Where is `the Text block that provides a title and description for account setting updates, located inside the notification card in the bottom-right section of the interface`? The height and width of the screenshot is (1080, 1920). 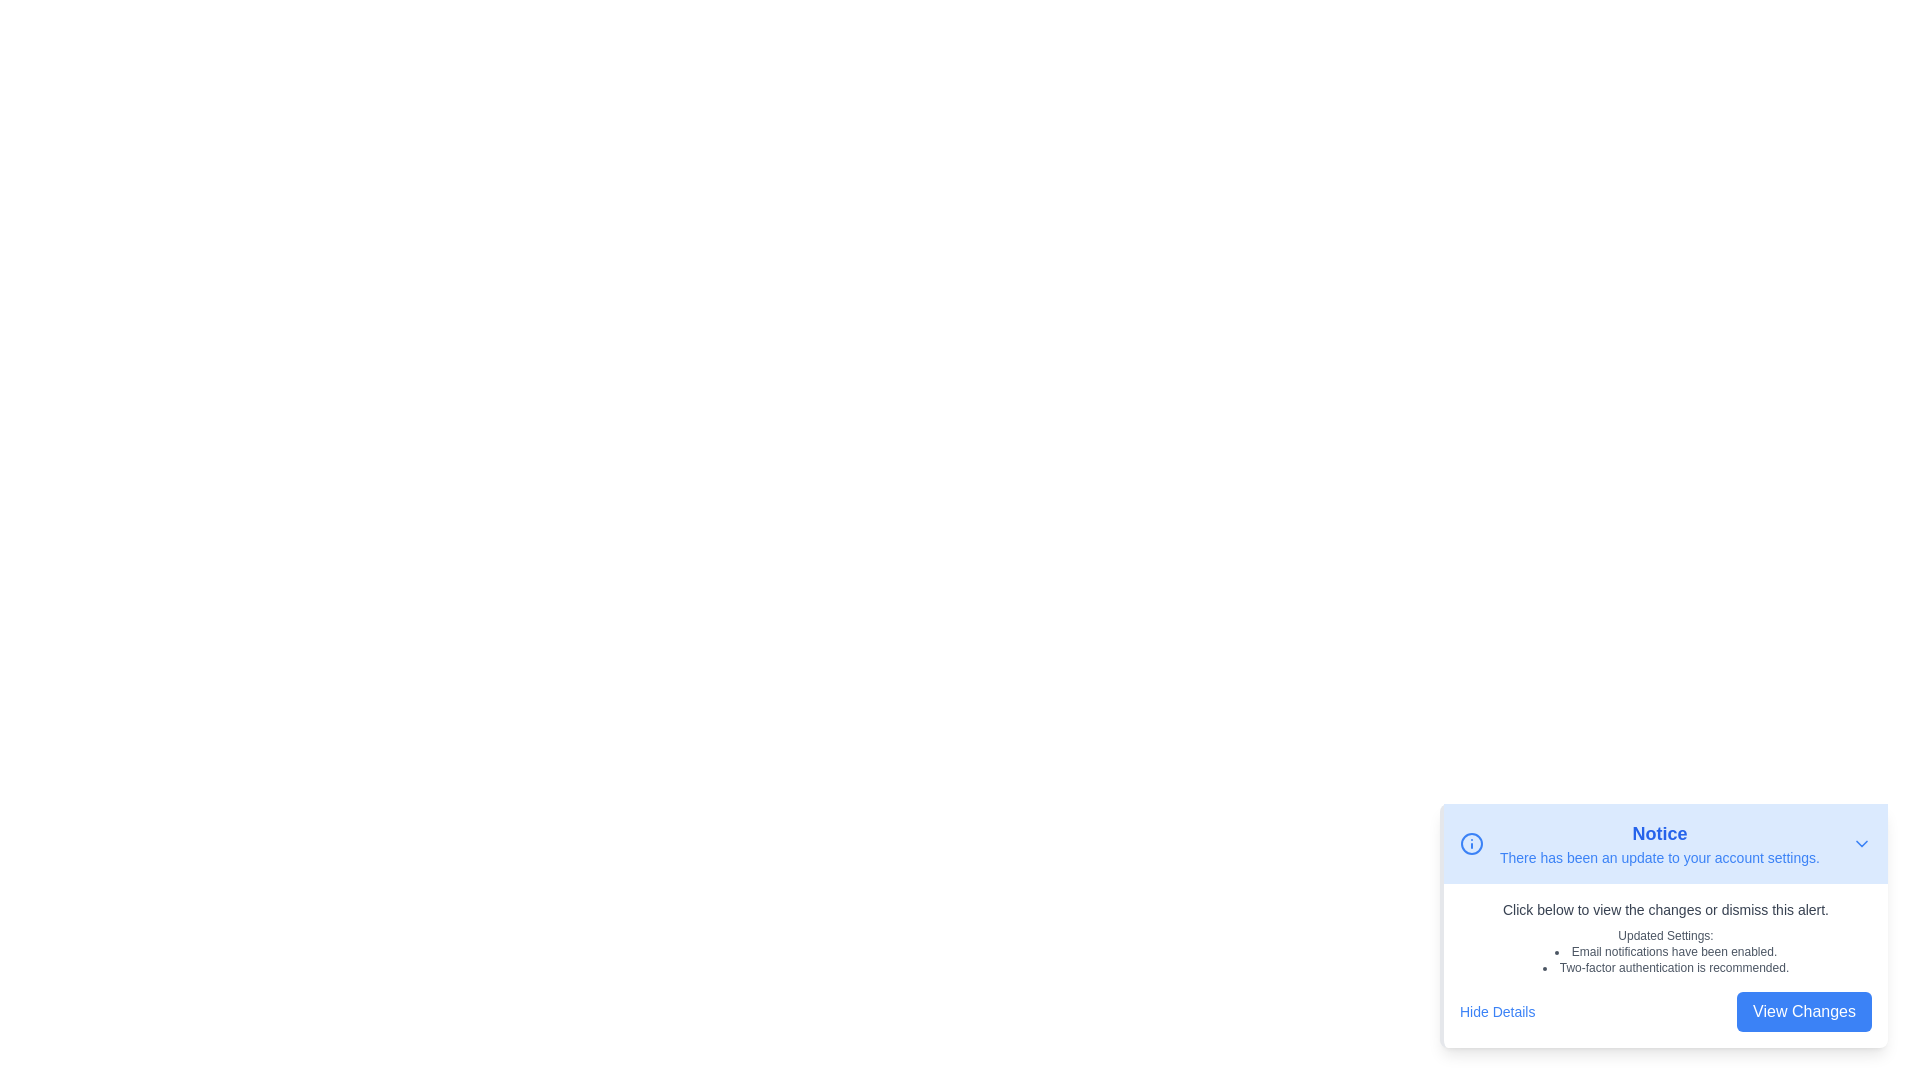 the Text block that provides a title and description for account setting updates, located inside the notification card in the bottom-right section of the interface is located at coordinates (1660, 844).